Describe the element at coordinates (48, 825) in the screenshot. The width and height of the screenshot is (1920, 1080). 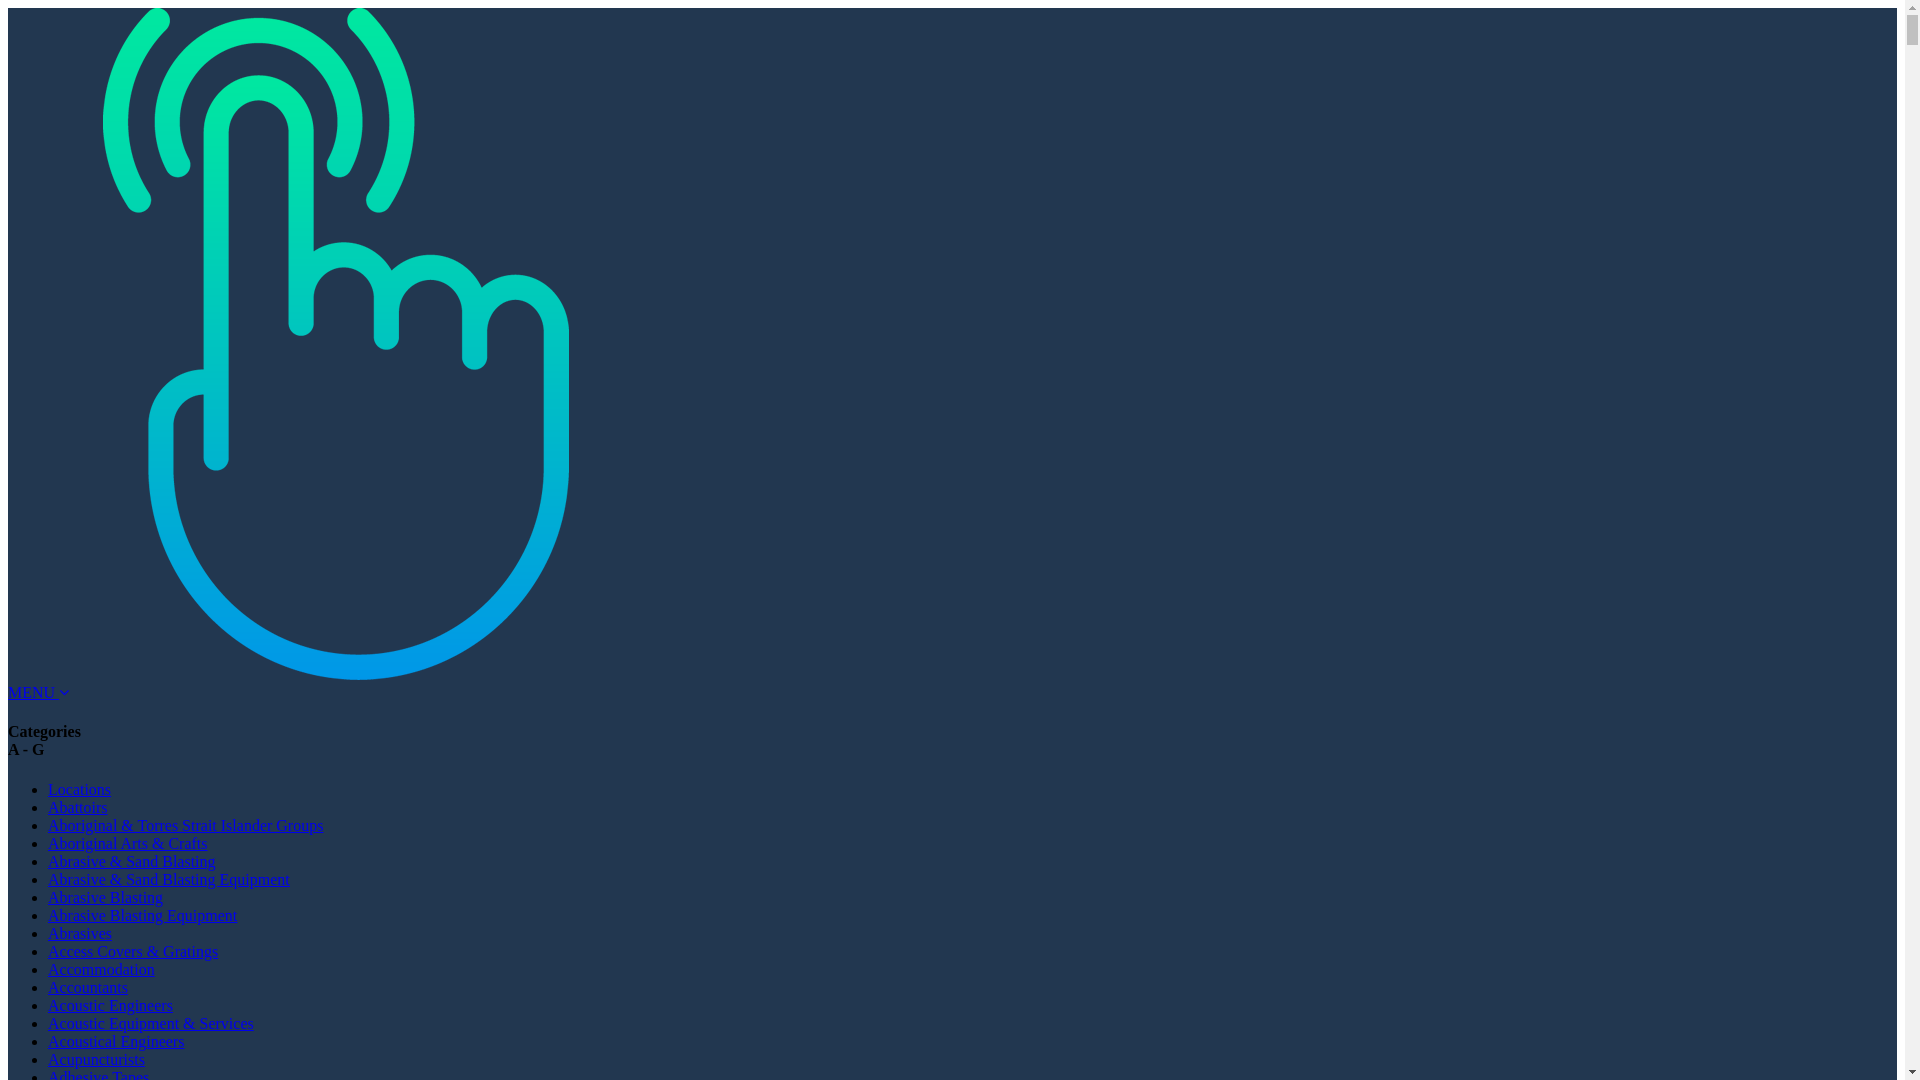
I see `'Aboriginal & Torres Strait Islander Groups'` at that location.